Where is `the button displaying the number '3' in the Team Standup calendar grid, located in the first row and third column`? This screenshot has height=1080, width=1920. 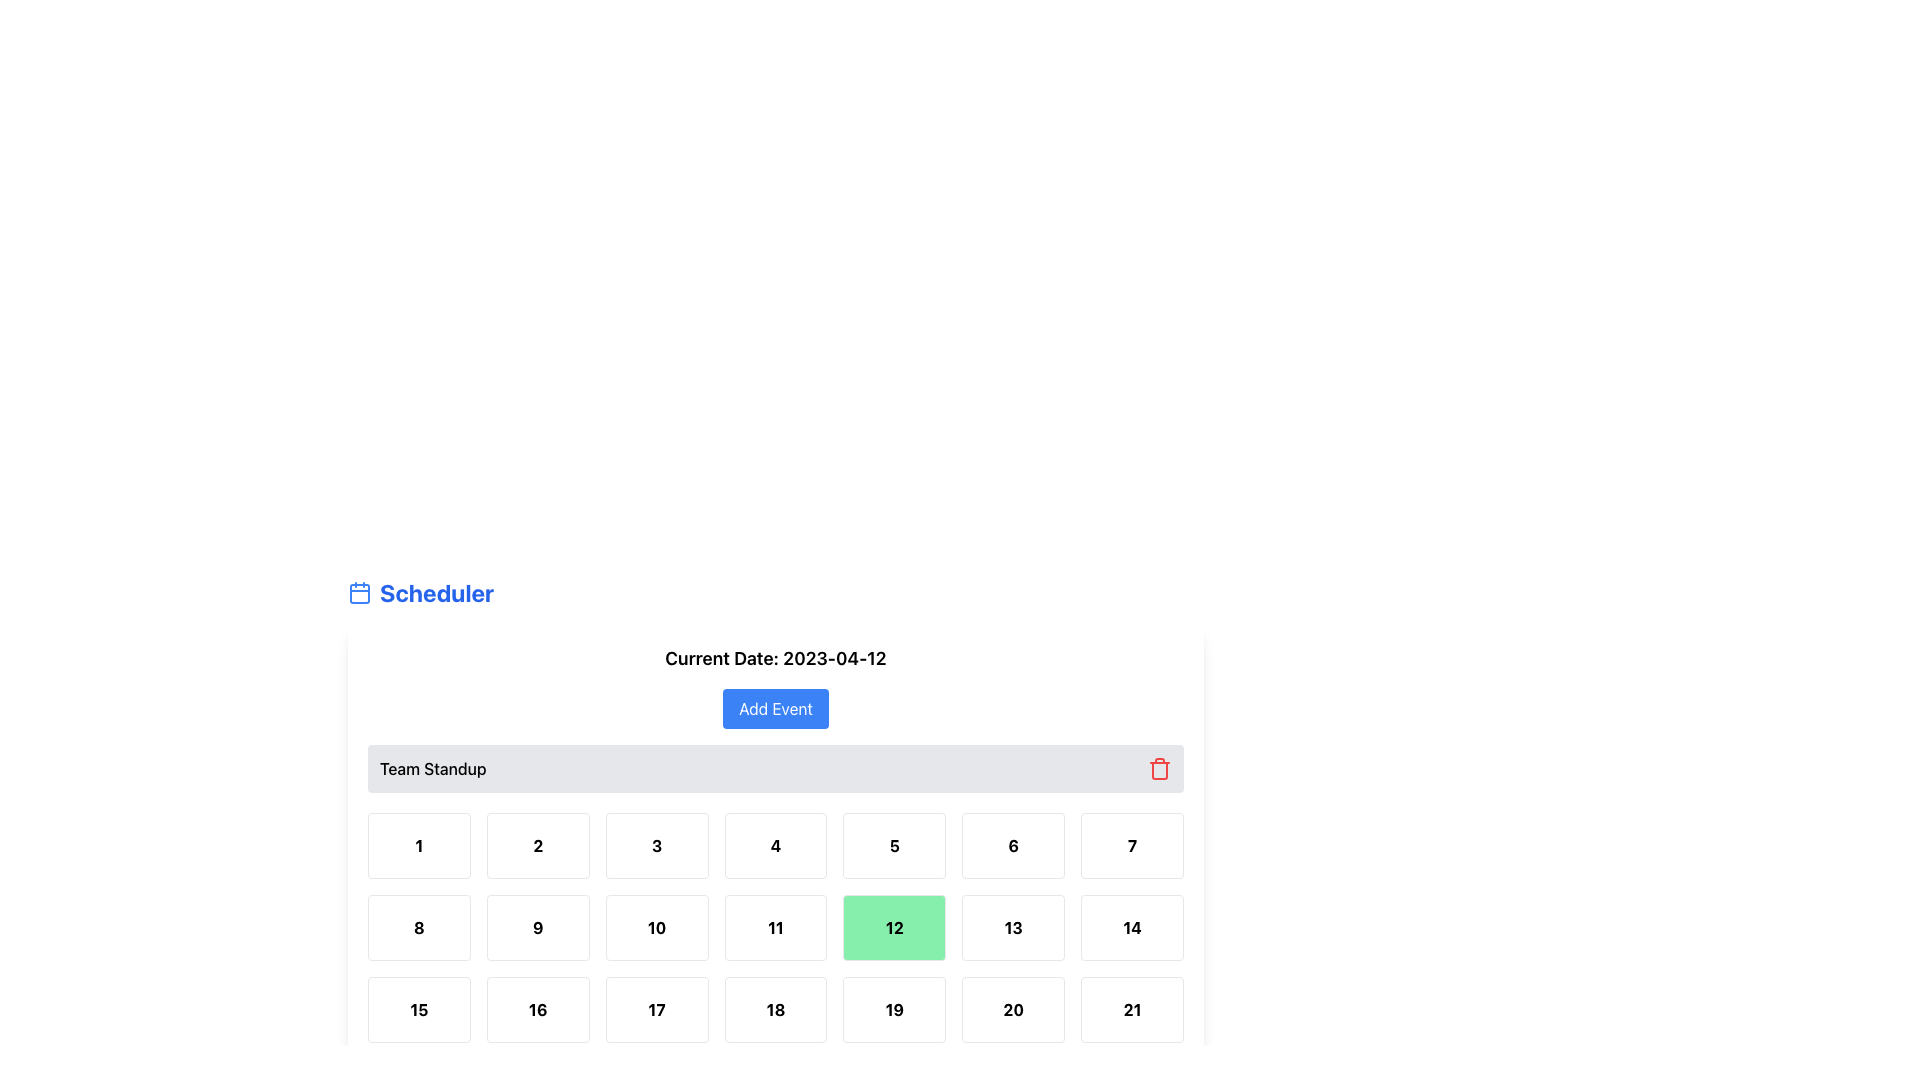 the button displaying the number '3' in the Team Standup calendar grid, located in the first row and third column is located at coordinates (657, 845).